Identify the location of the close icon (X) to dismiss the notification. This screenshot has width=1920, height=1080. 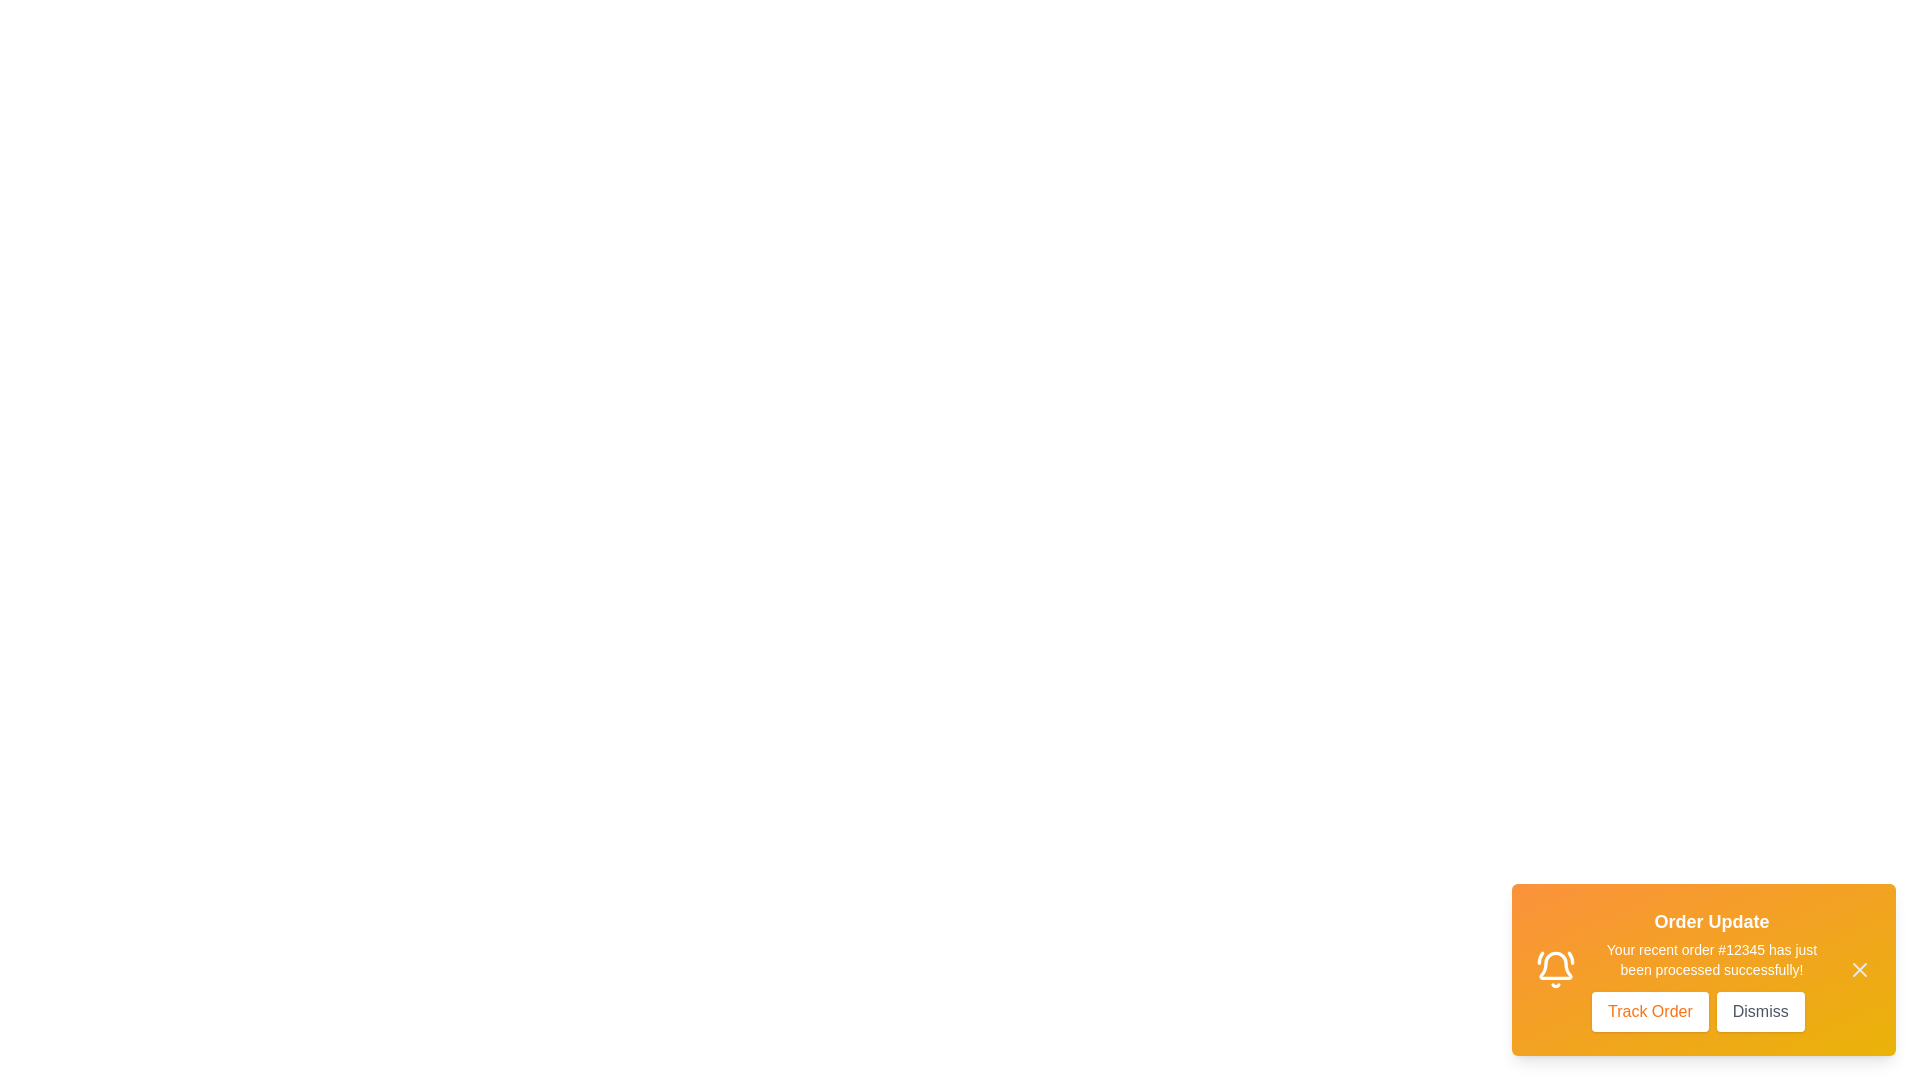
(1859, 968).